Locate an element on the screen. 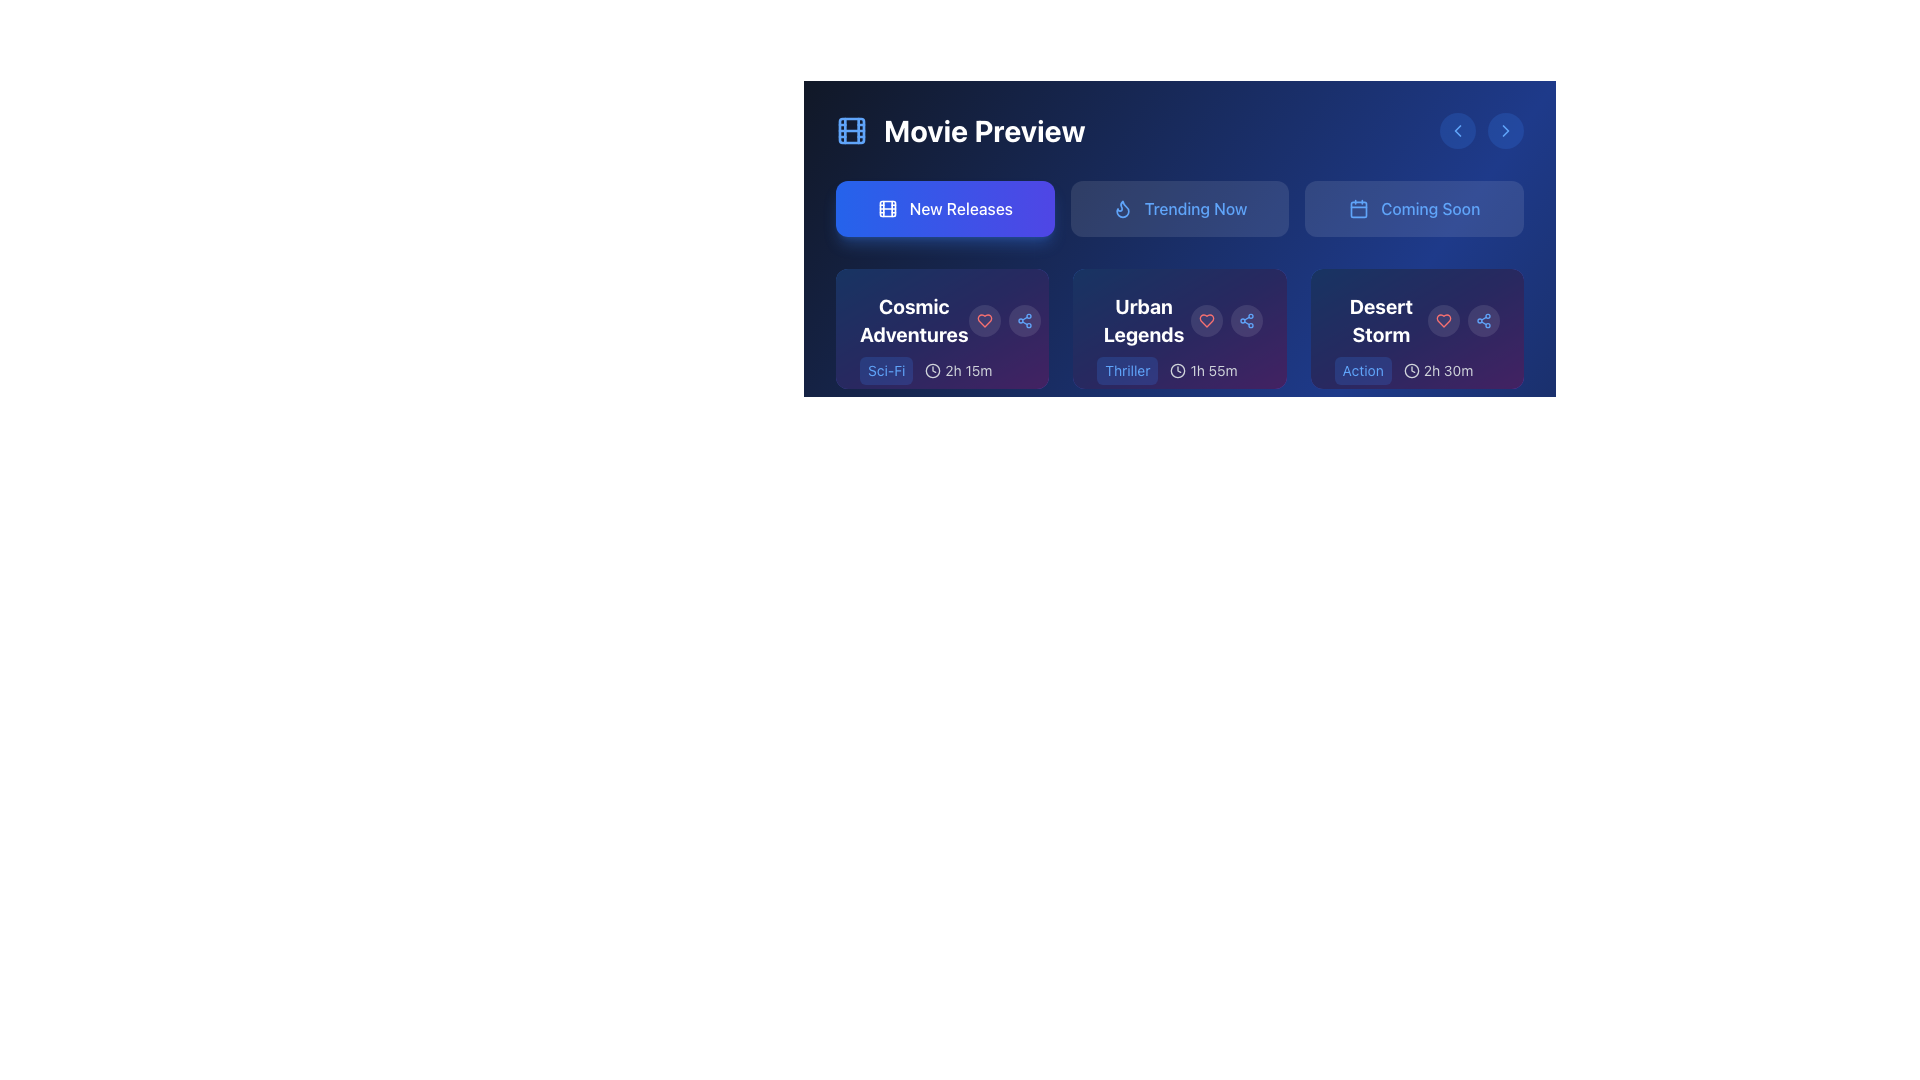  the decorative icon located to the far left of the 'Movie Preview' header section is located at coordinates (851, 131).